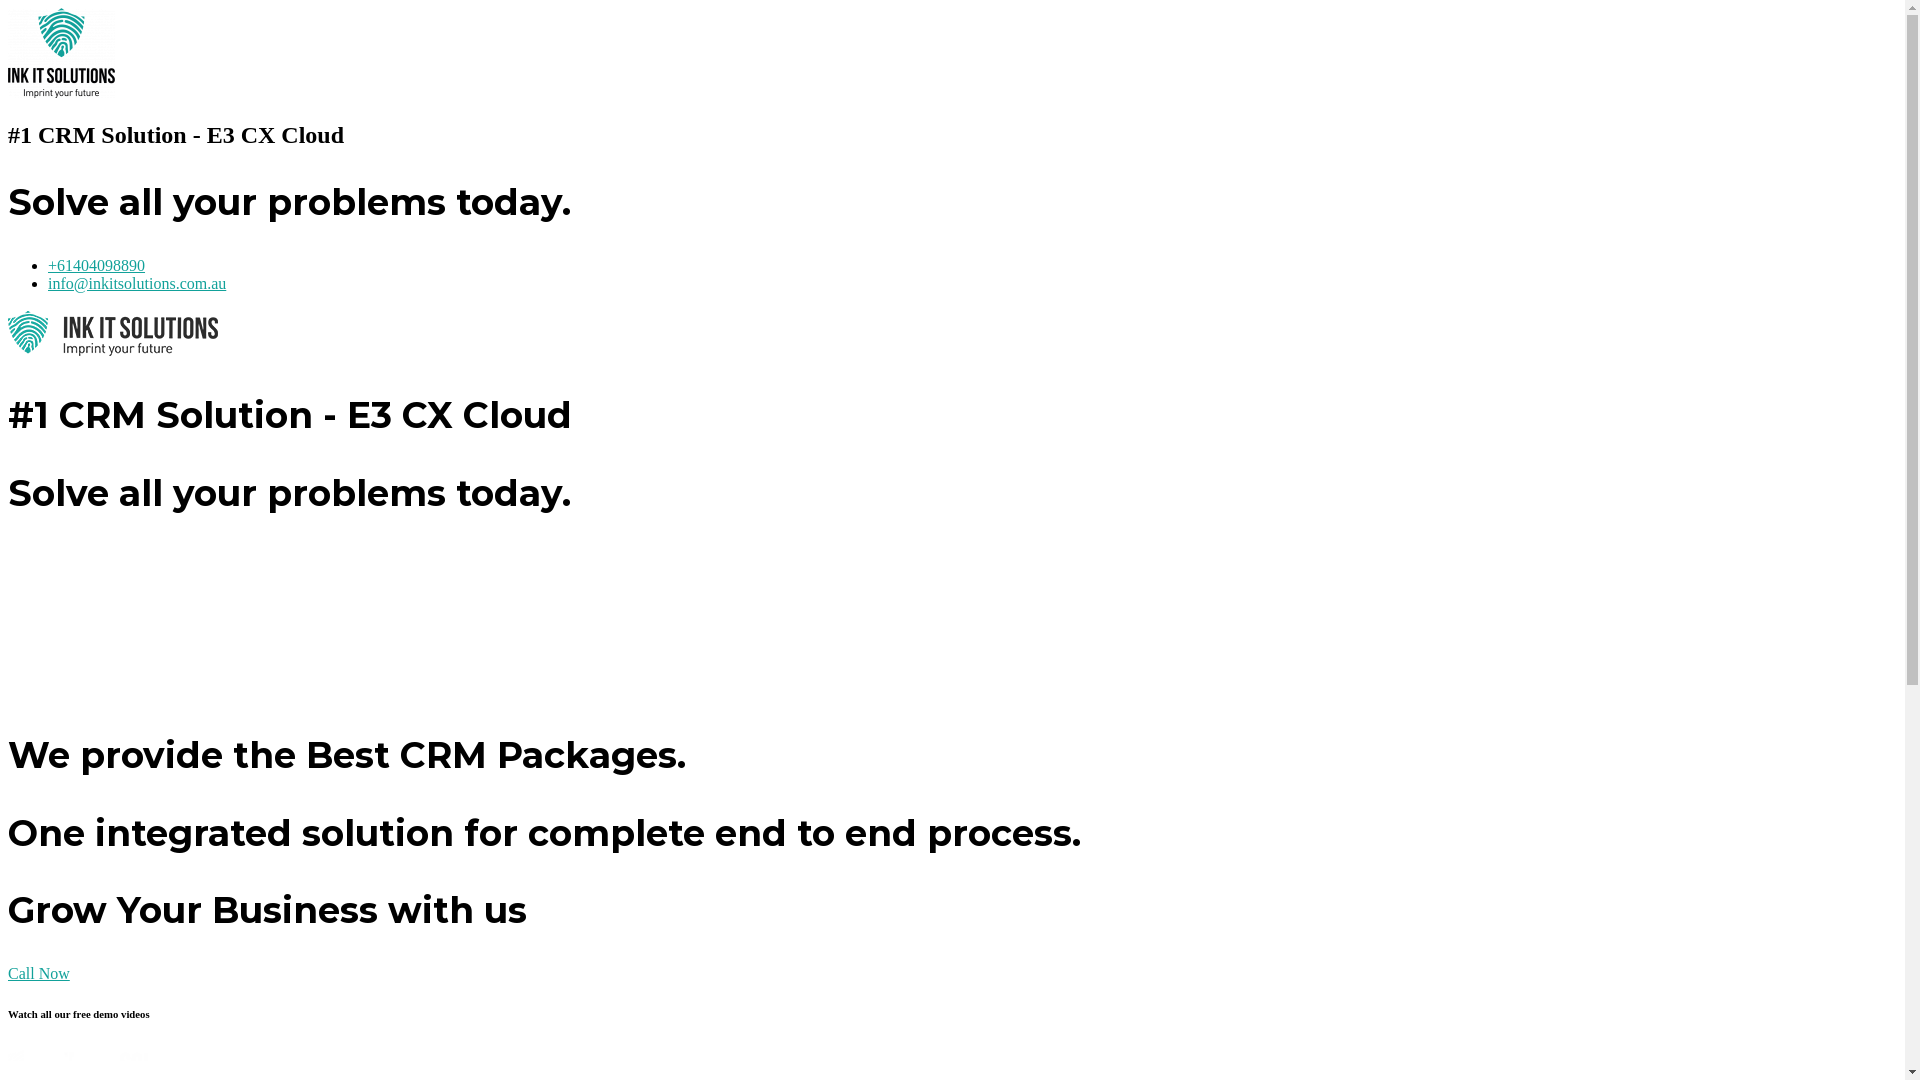 This screenshot has height=1080, width=1920. What do you see at coordinates (61, 52) in the screenshot?
I see `'logo_'` at bounding box center [61, 52].